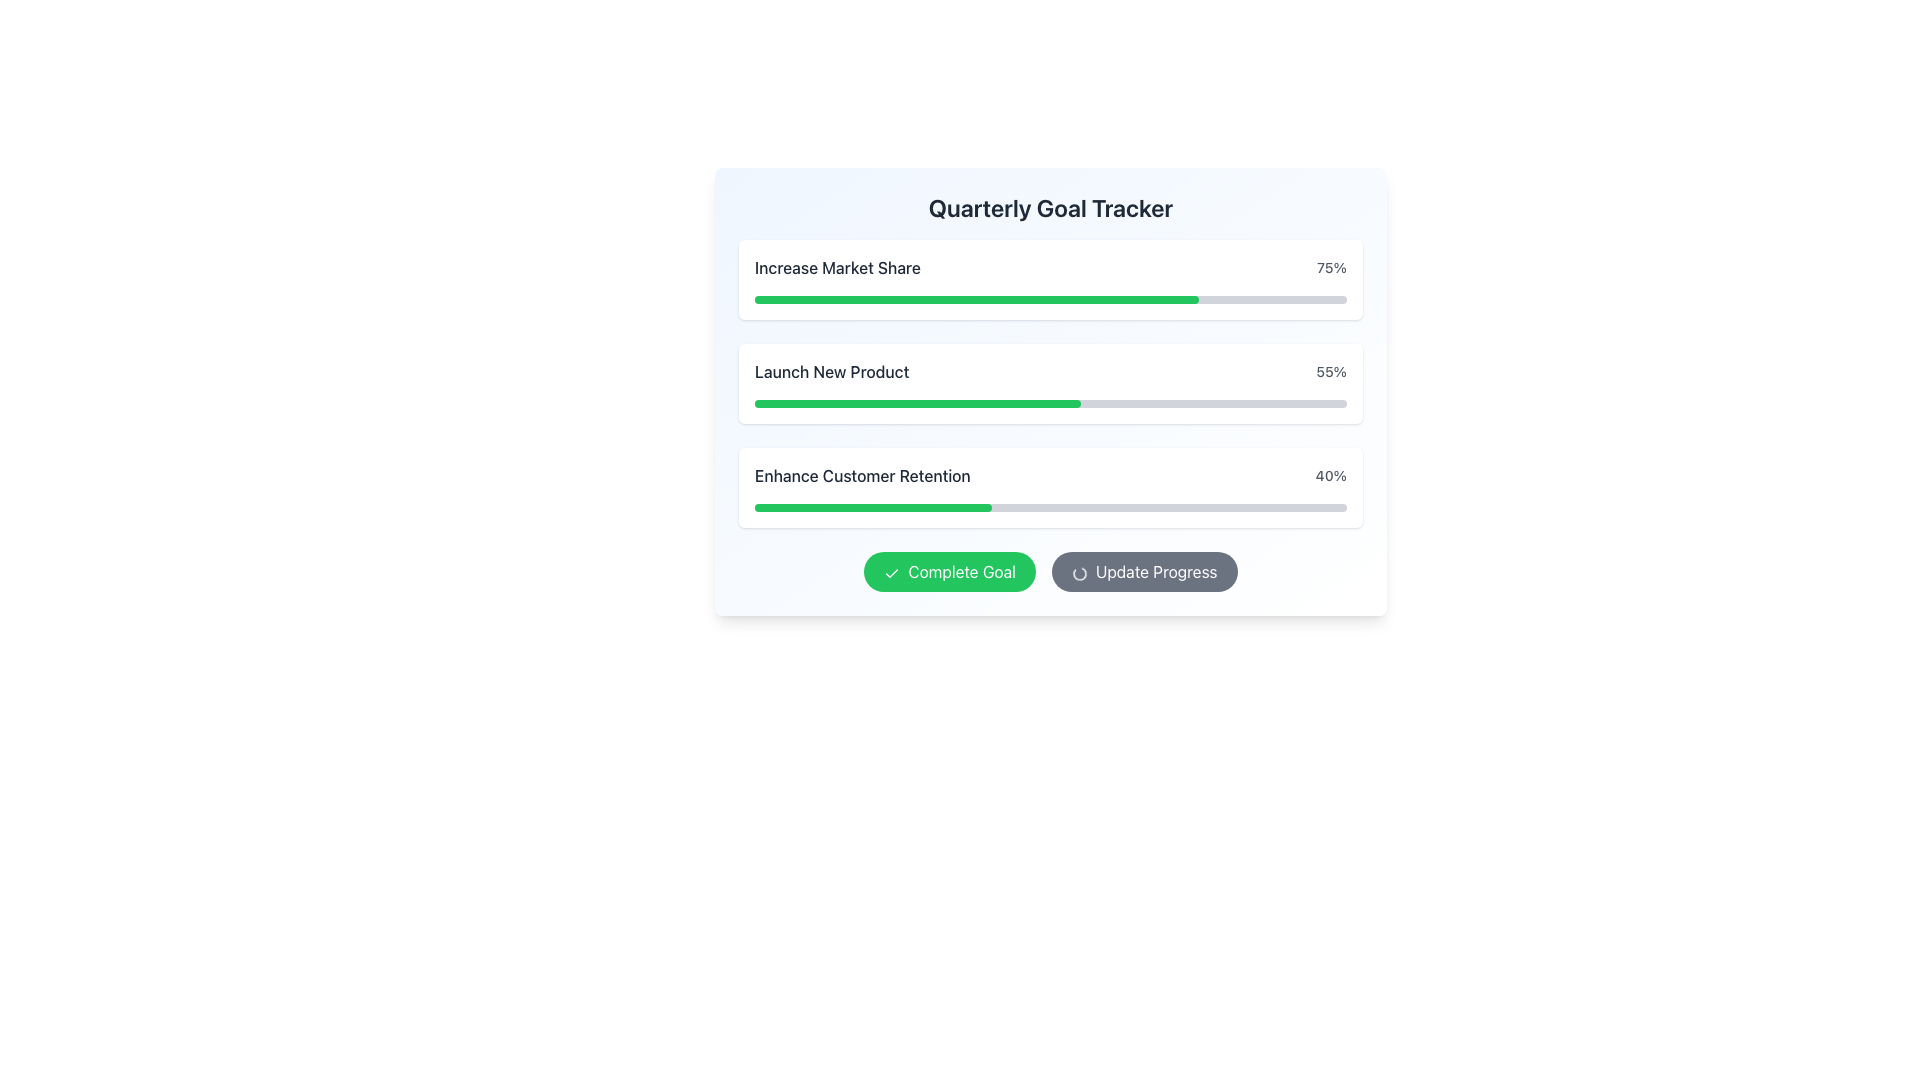 This screenshot has width=1920, height=1080. I want to click on the circular loader icon located inside the 'Update Progress' button, positioned to the left of the text label, so click(1078, 573).